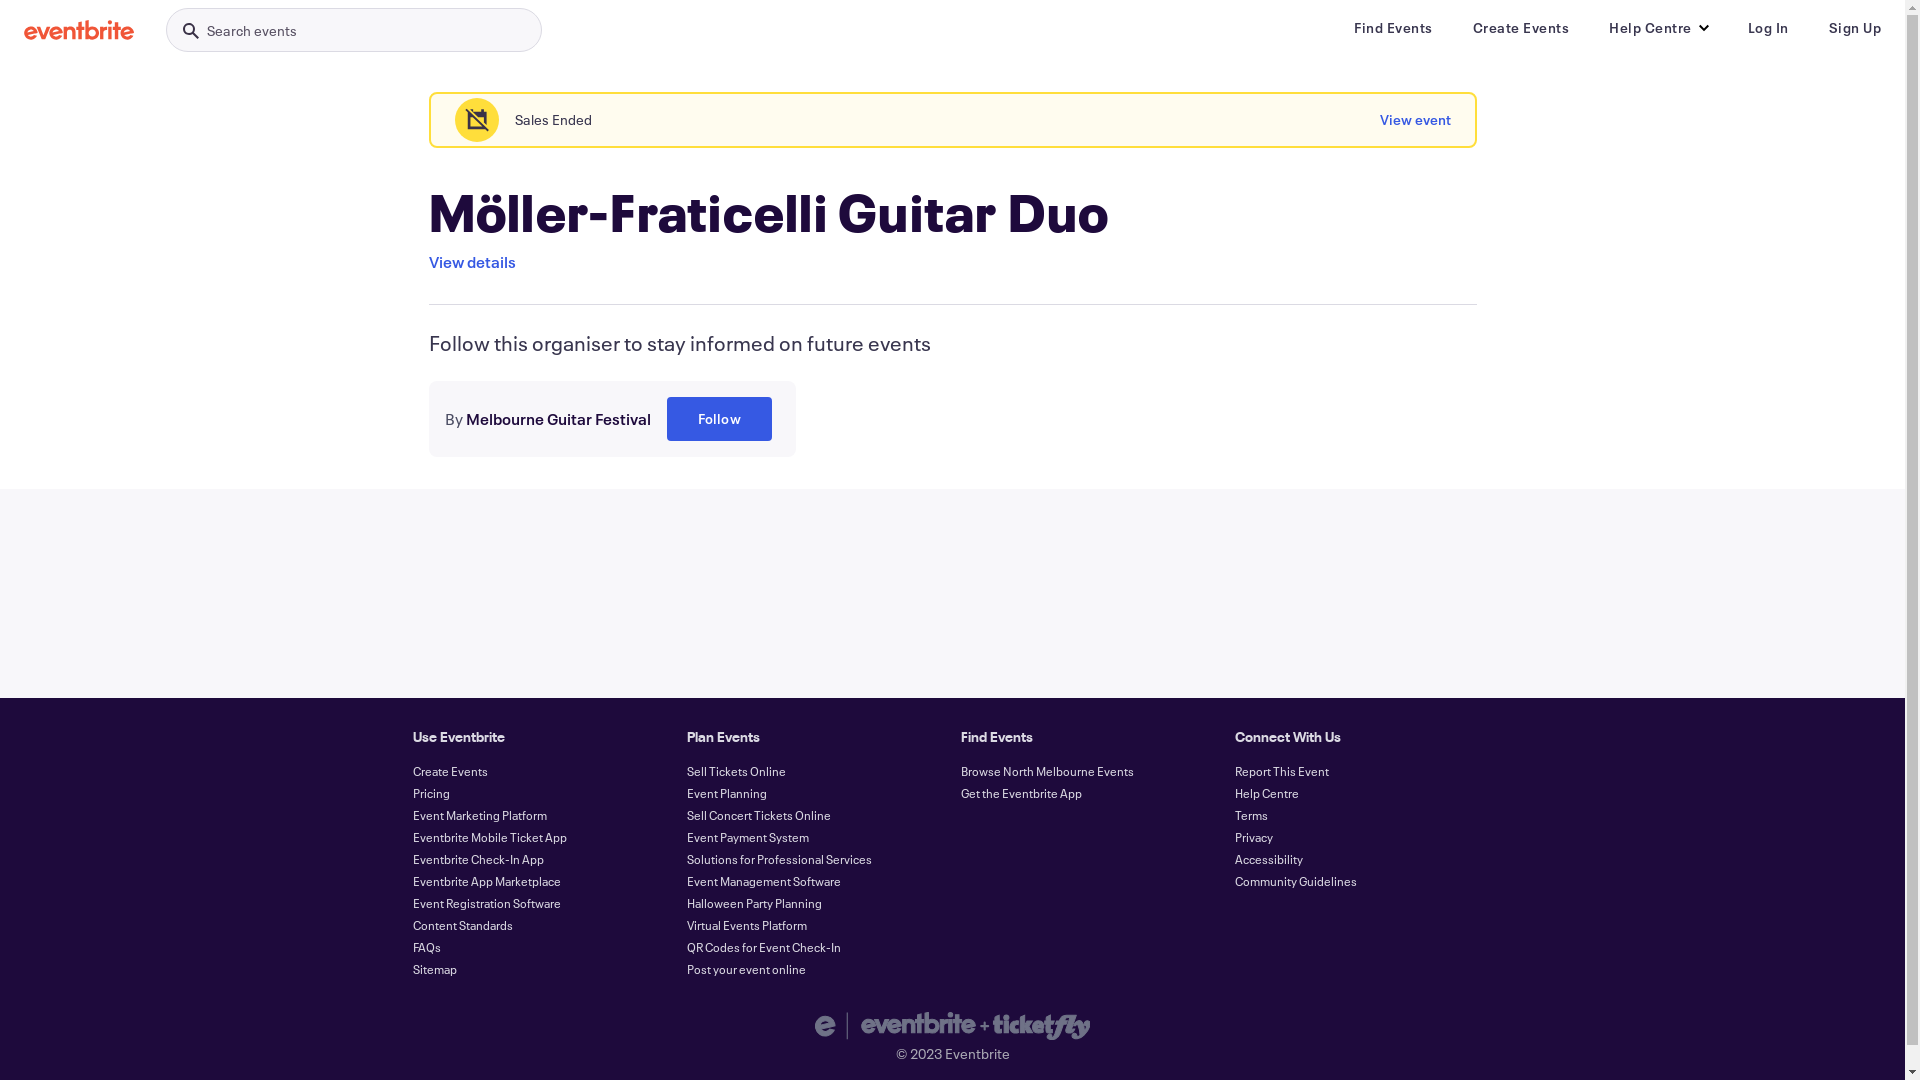 The height and width of the screenshot is (1080, 1920). Describe the element at coordinates (78, 30) in the screenshot. I see `'Eventbrite'` at that location.